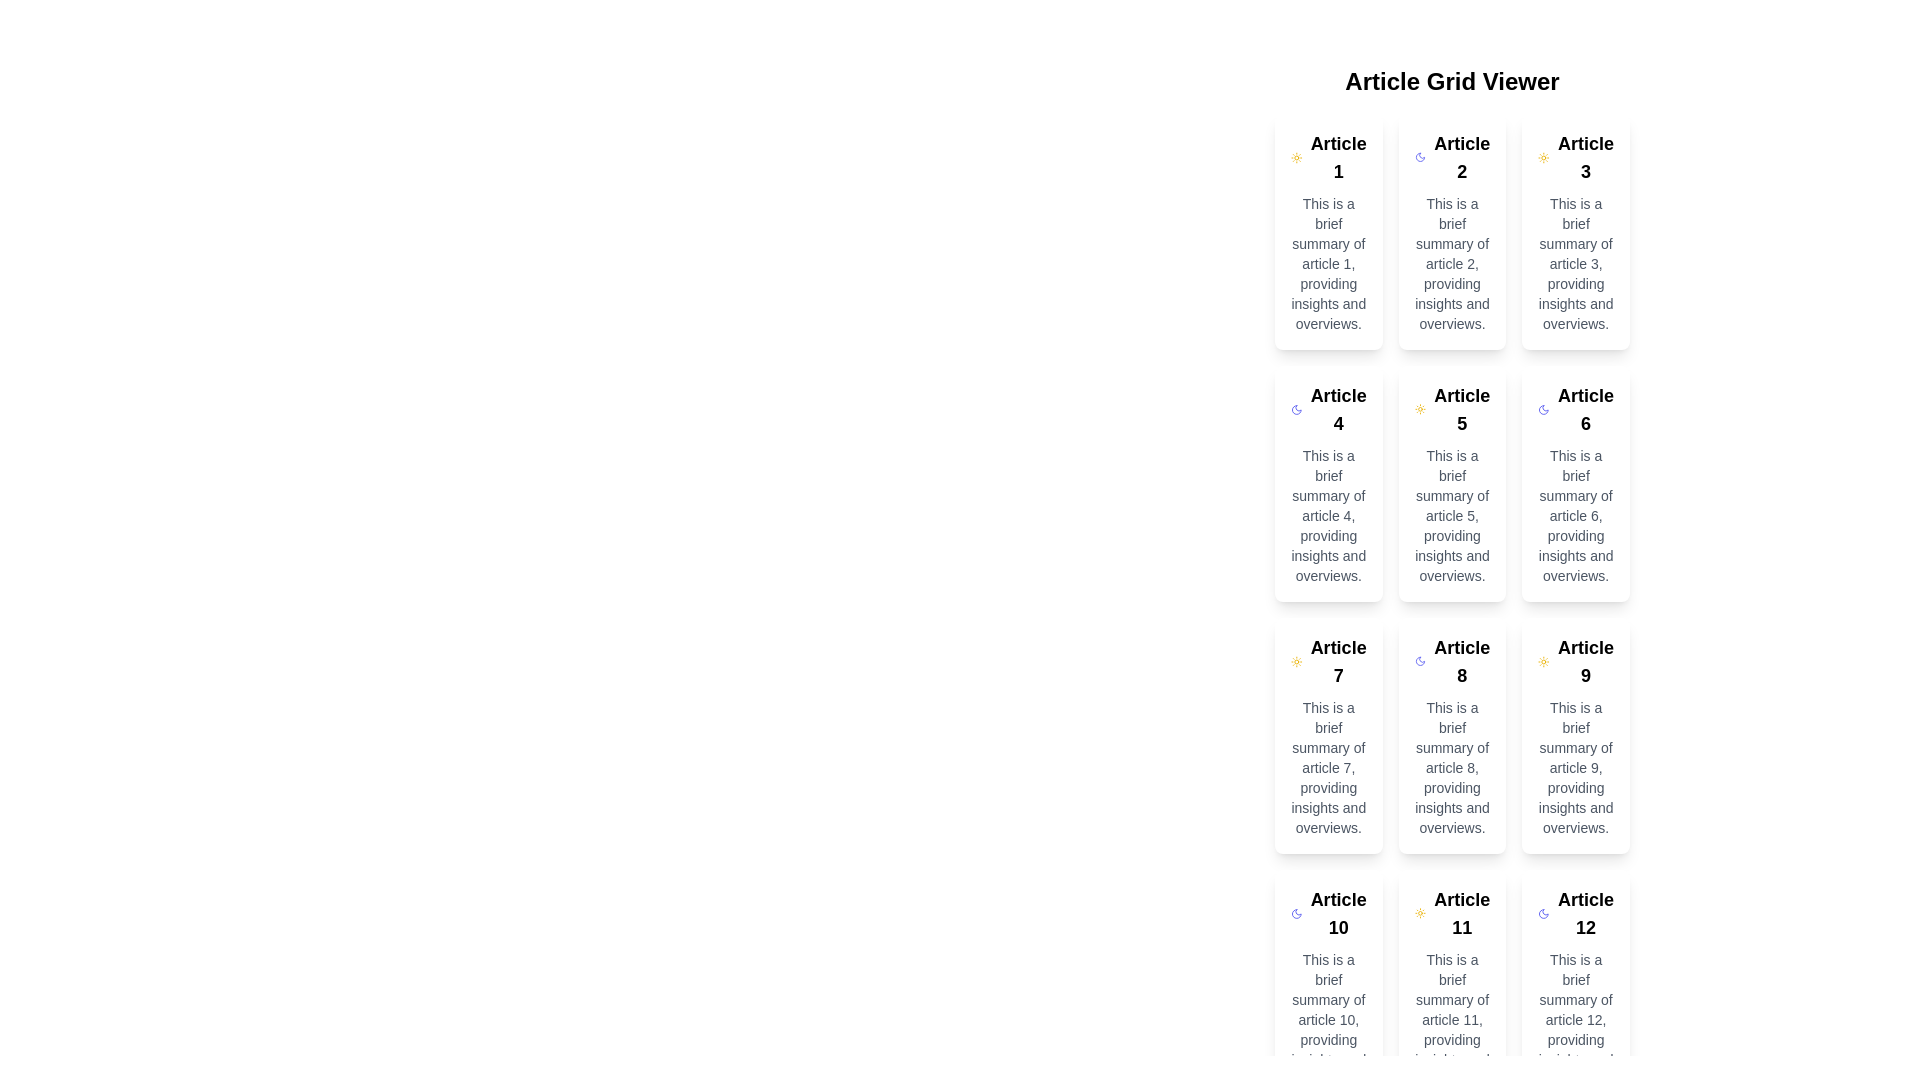  What do you see at coordinates (1462, 157) in the screenshot?
I see `the title text label of the article card, which is the second item in the top row of the 'Article Grid Viewer'` at bounding box center [1462, 157].